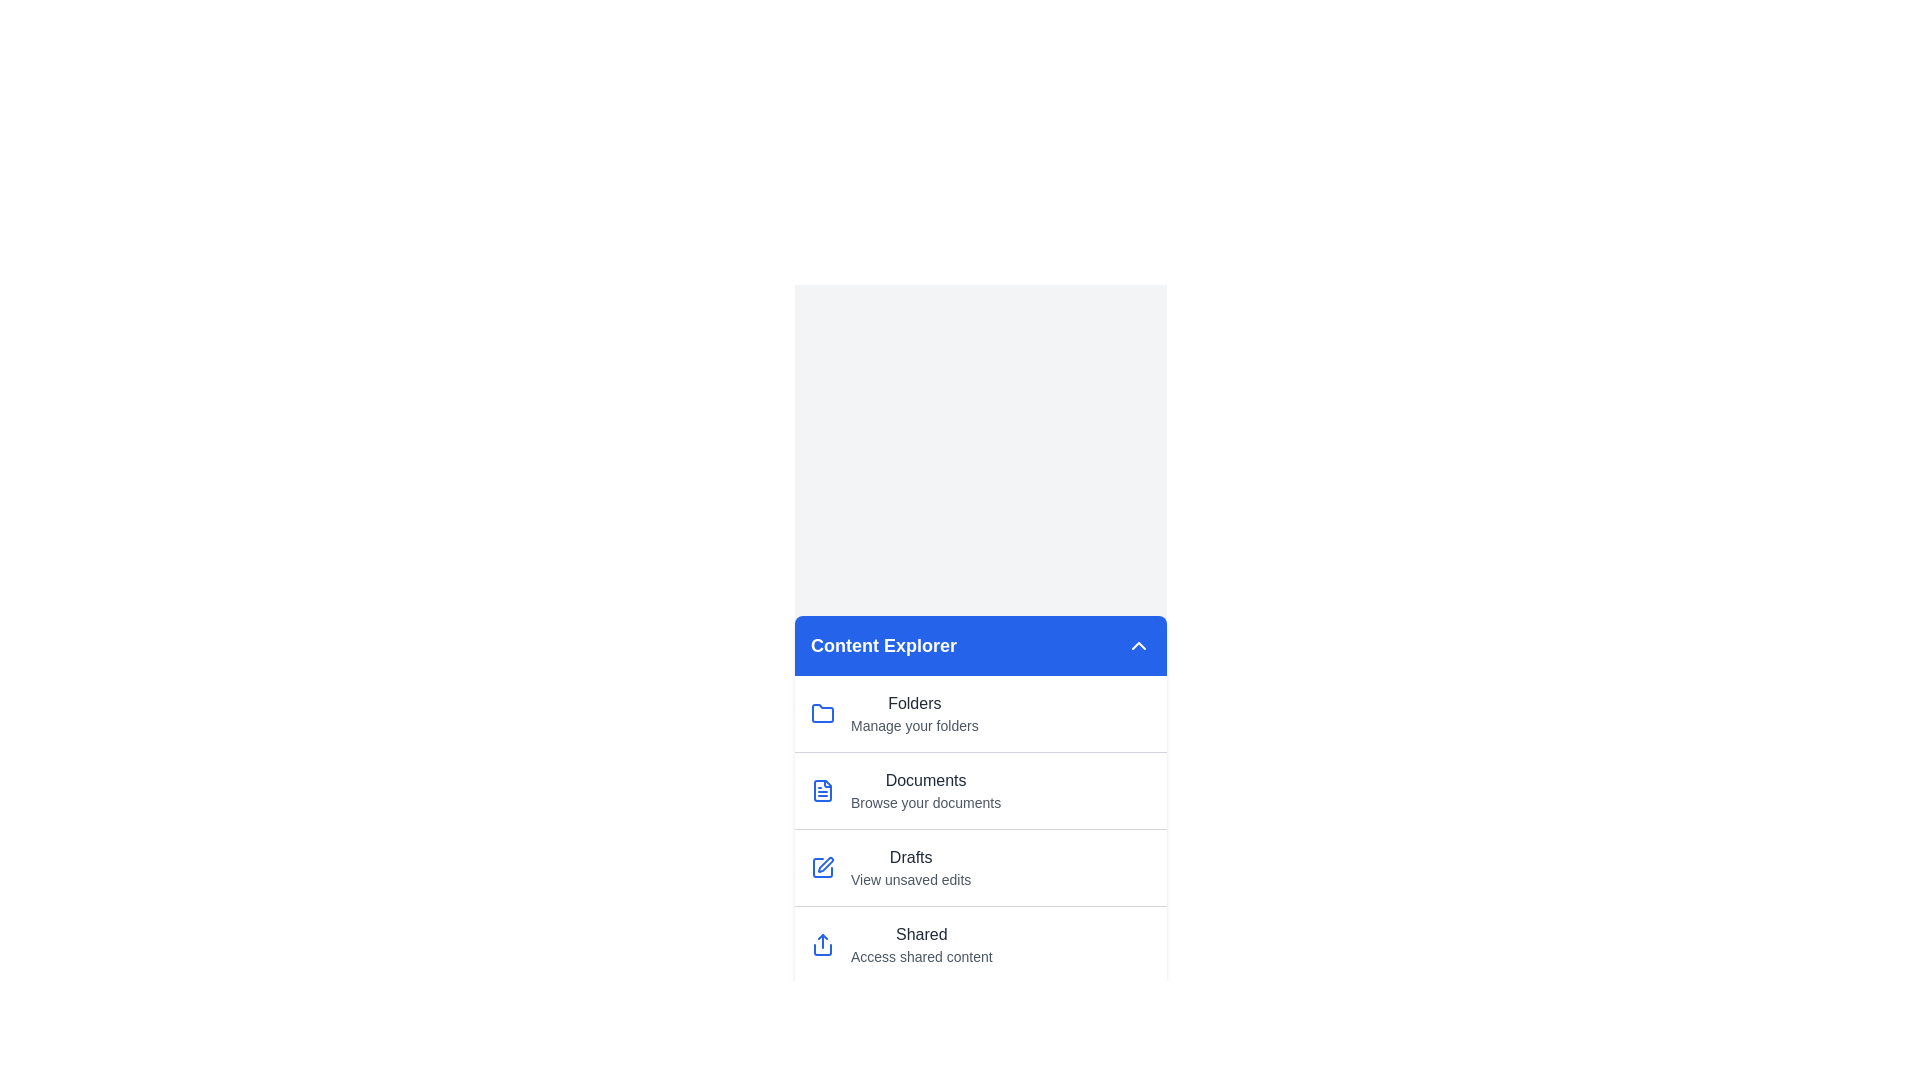  Describe the element at coordinates (980, 789) in the screenshot. I see `the menu item Documents from the list` at that location.